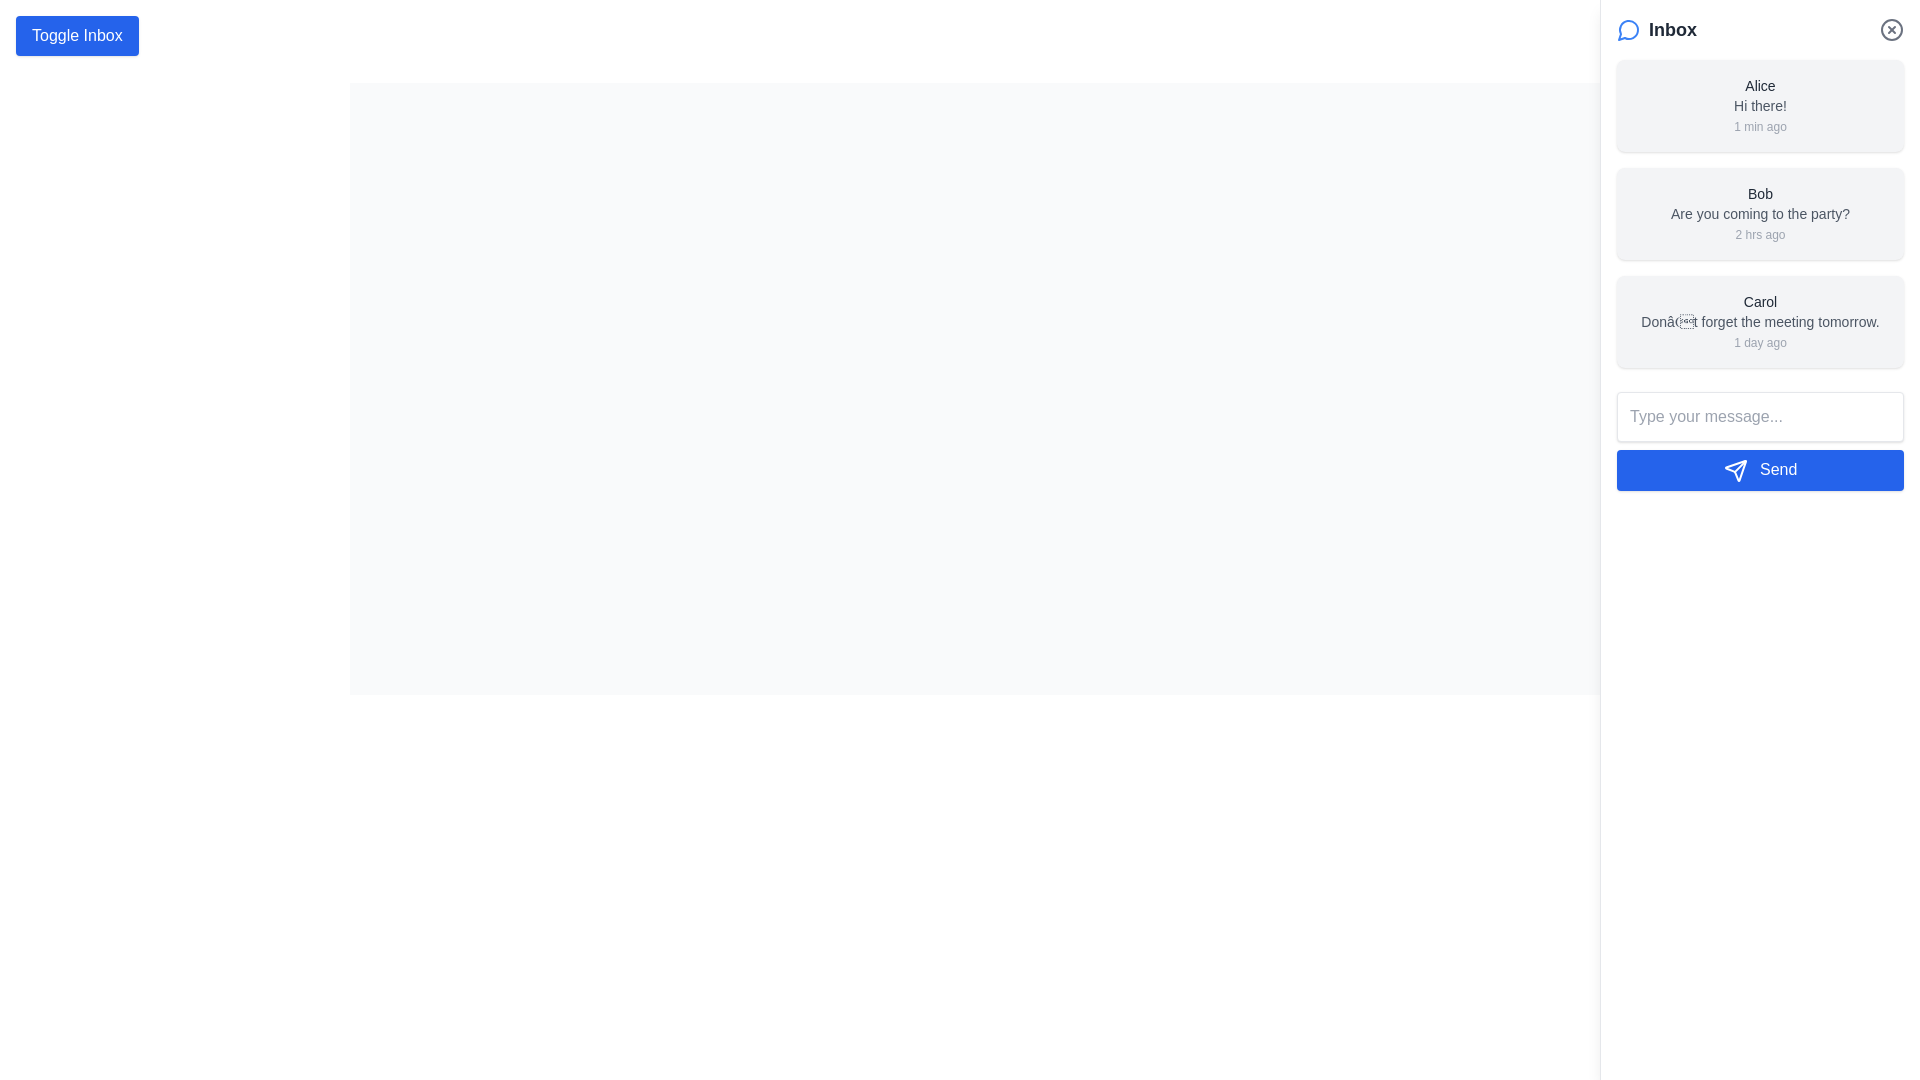 The height and width of the screenshot is (1080, 1920). What do you see at coordinates (1656, 30) in the screenshot?
I see `the 'Inbox' text label located in the top-right corner of the interface, next to the close button` at bounding box center [1656, 30].